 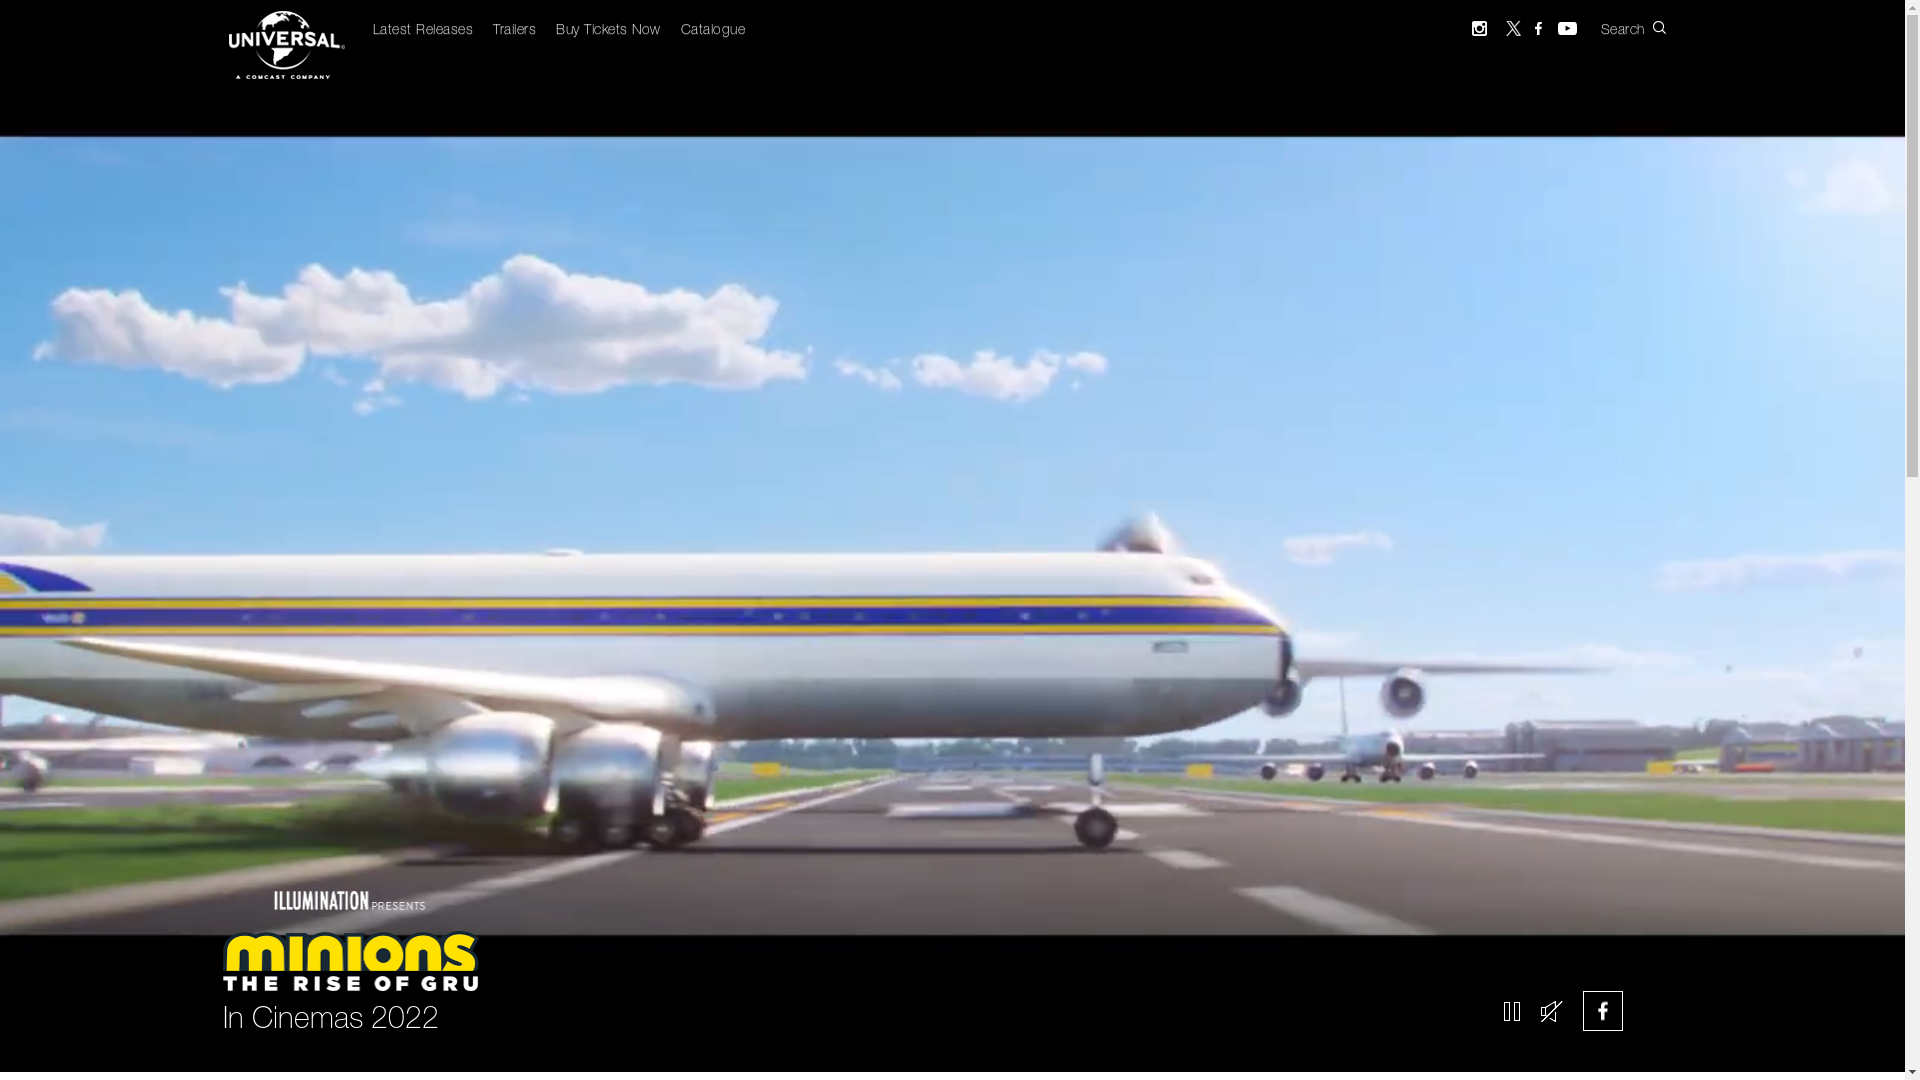 I want to click on 'Latest Releases', so click(x=421, y=30).